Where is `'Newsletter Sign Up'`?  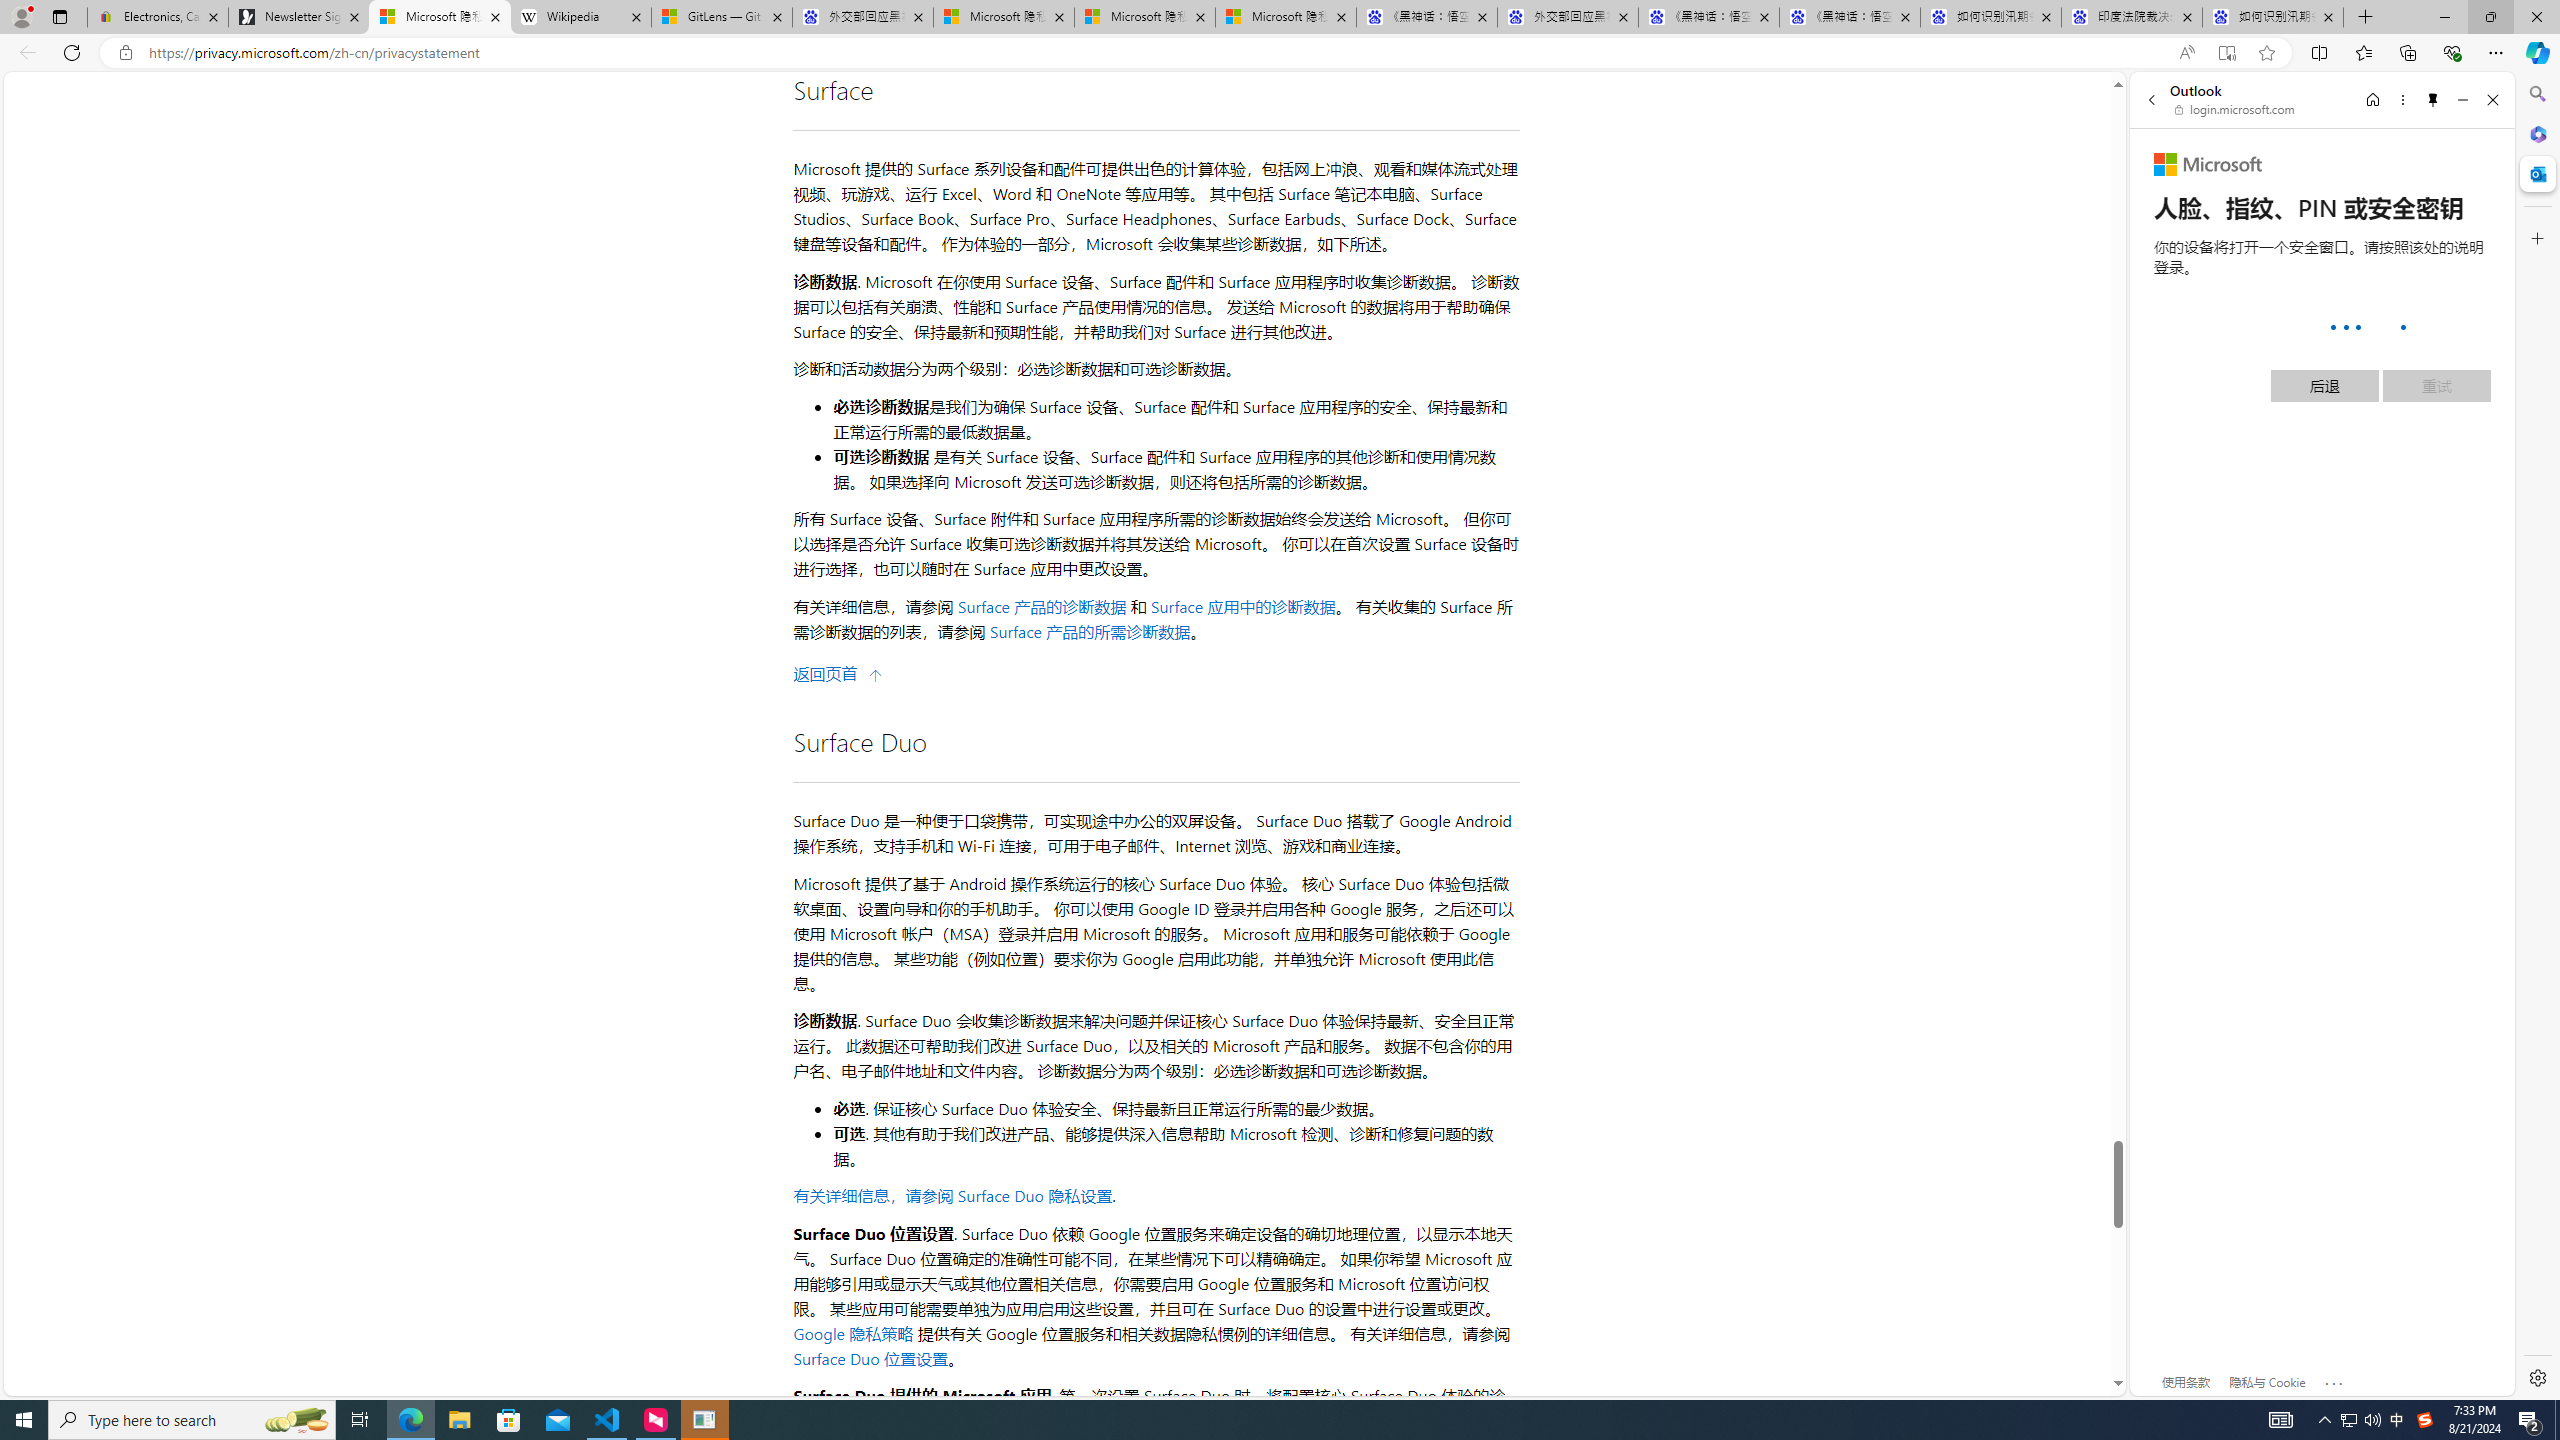
'Newsletter Sign Up' is located at coordinates (298, 16).